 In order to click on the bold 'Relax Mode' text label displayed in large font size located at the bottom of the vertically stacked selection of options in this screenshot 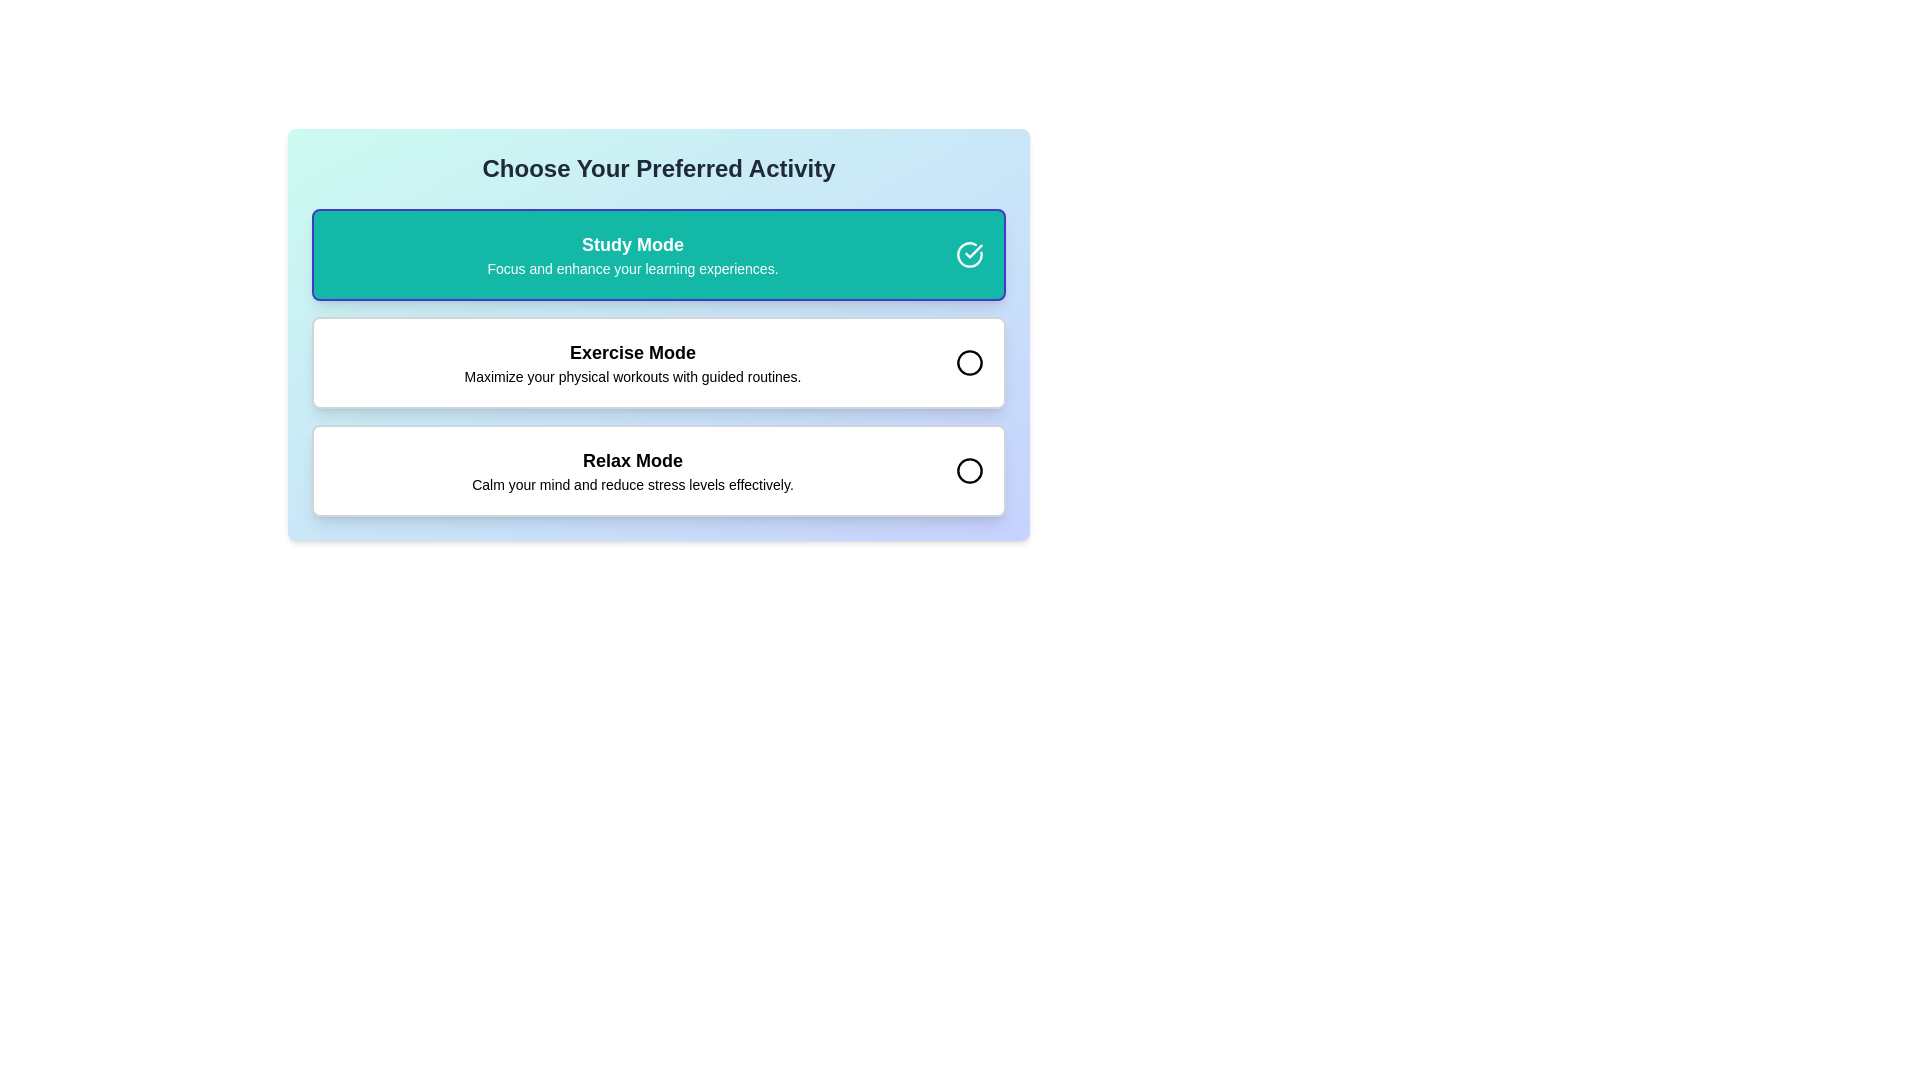, I will do `click(632, 461)`.